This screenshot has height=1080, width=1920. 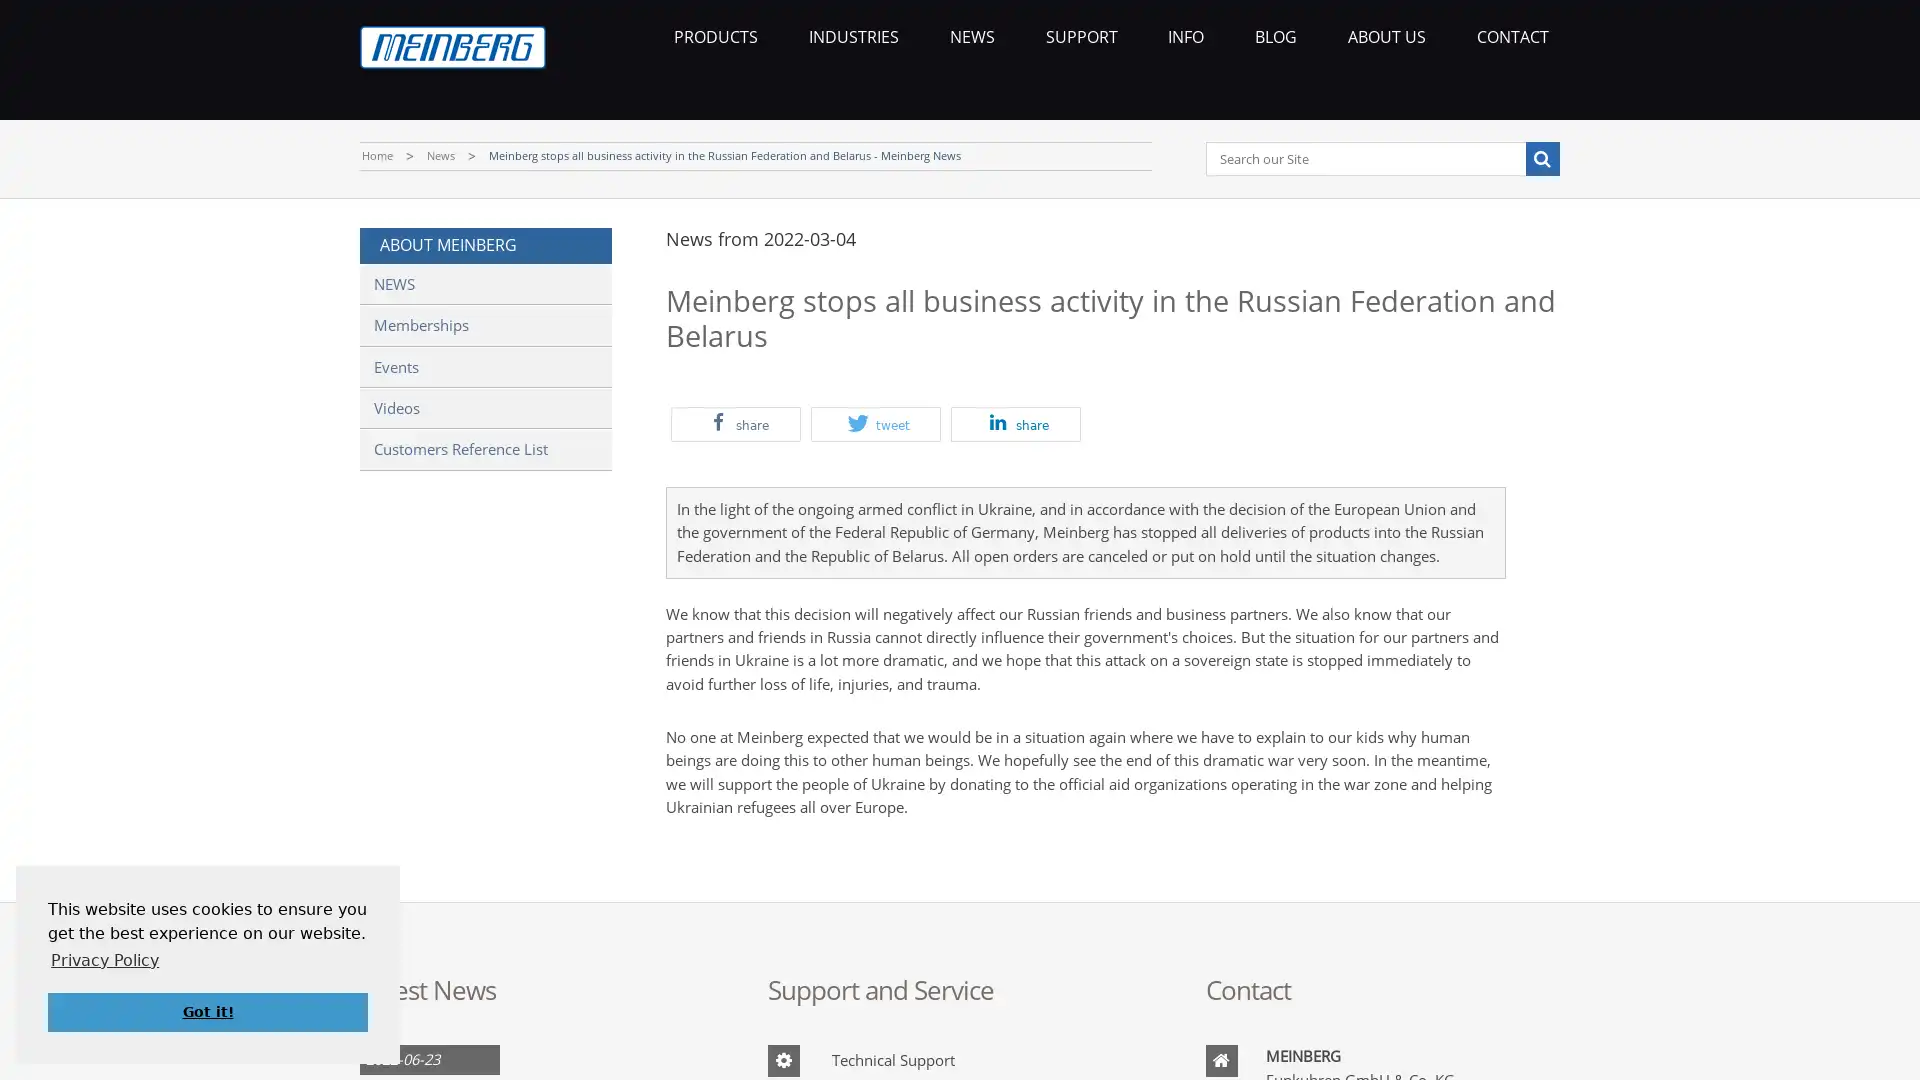 What do you see at coordinates (734, 423) in the screenshot?
I see `Share on Facebook` at bounding box center [734, 423].